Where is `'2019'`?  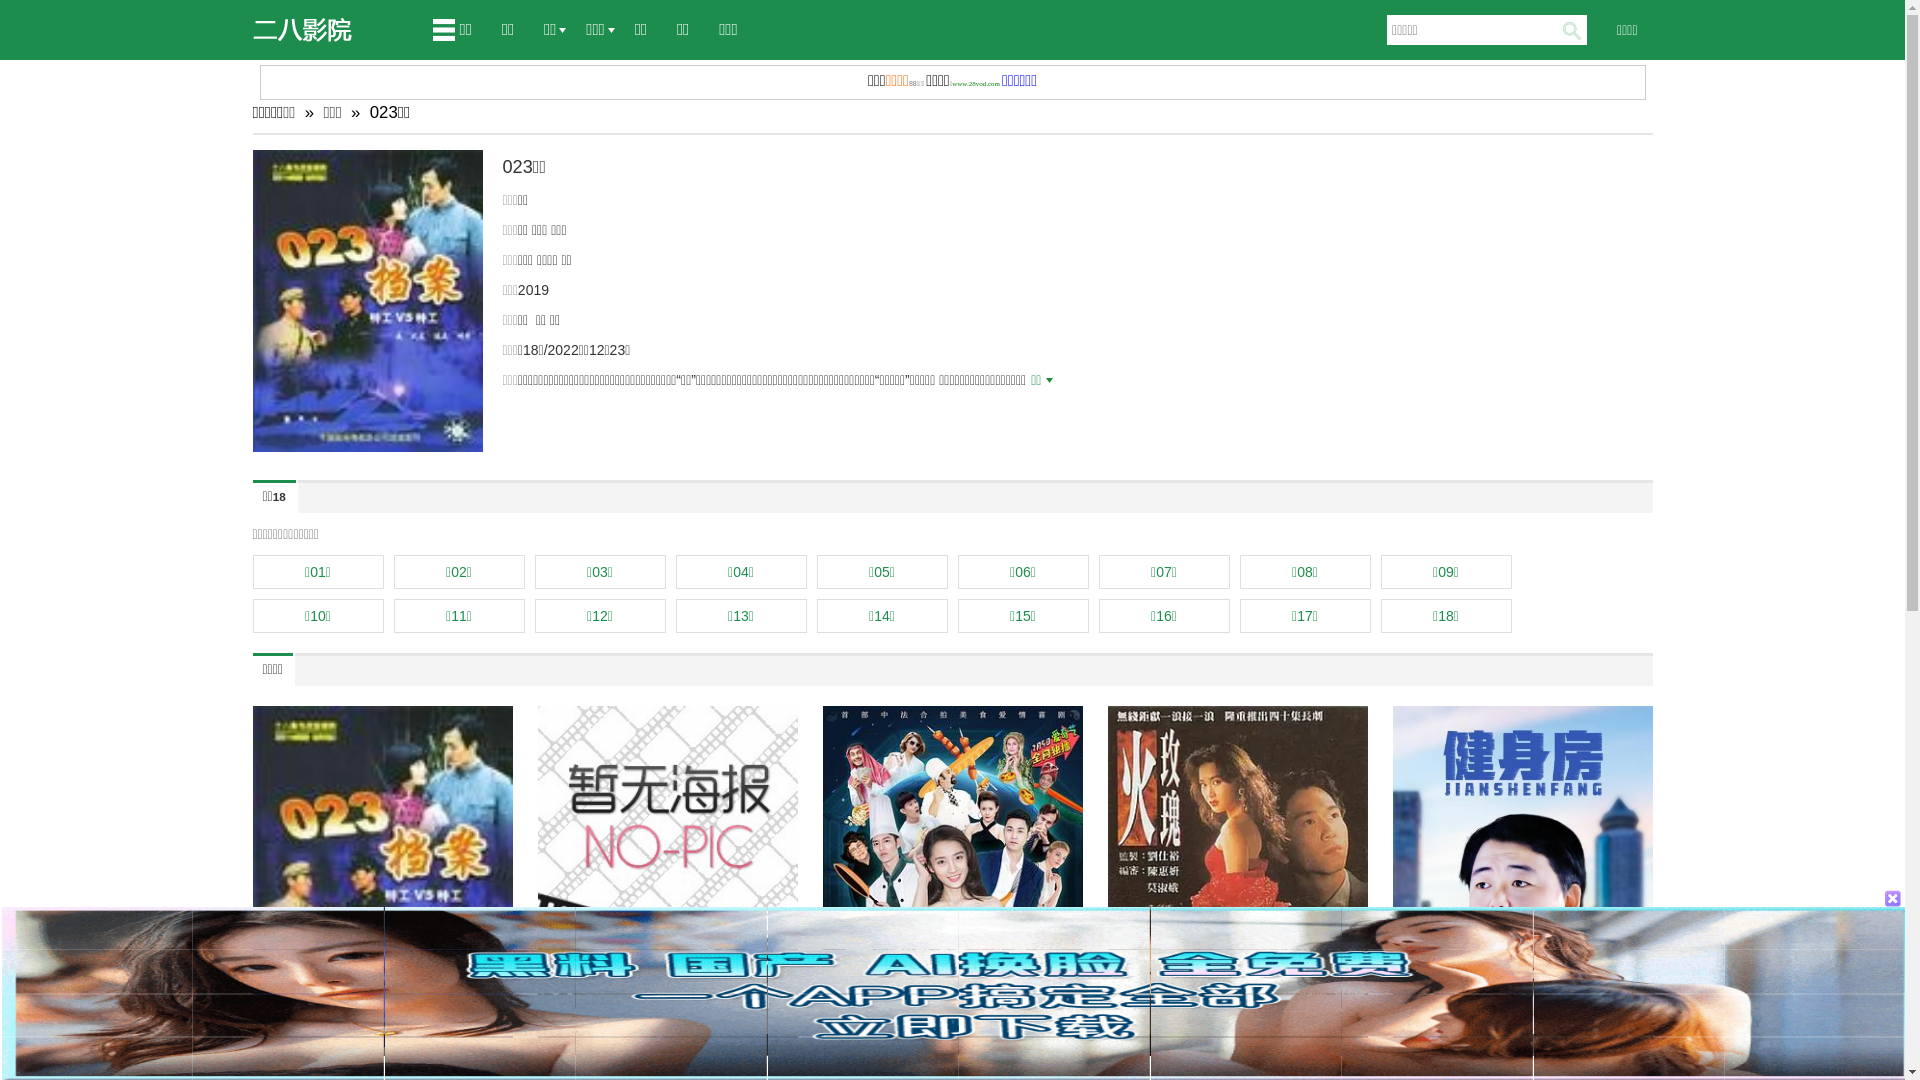
'2019' is located at coordinates (533, 289).